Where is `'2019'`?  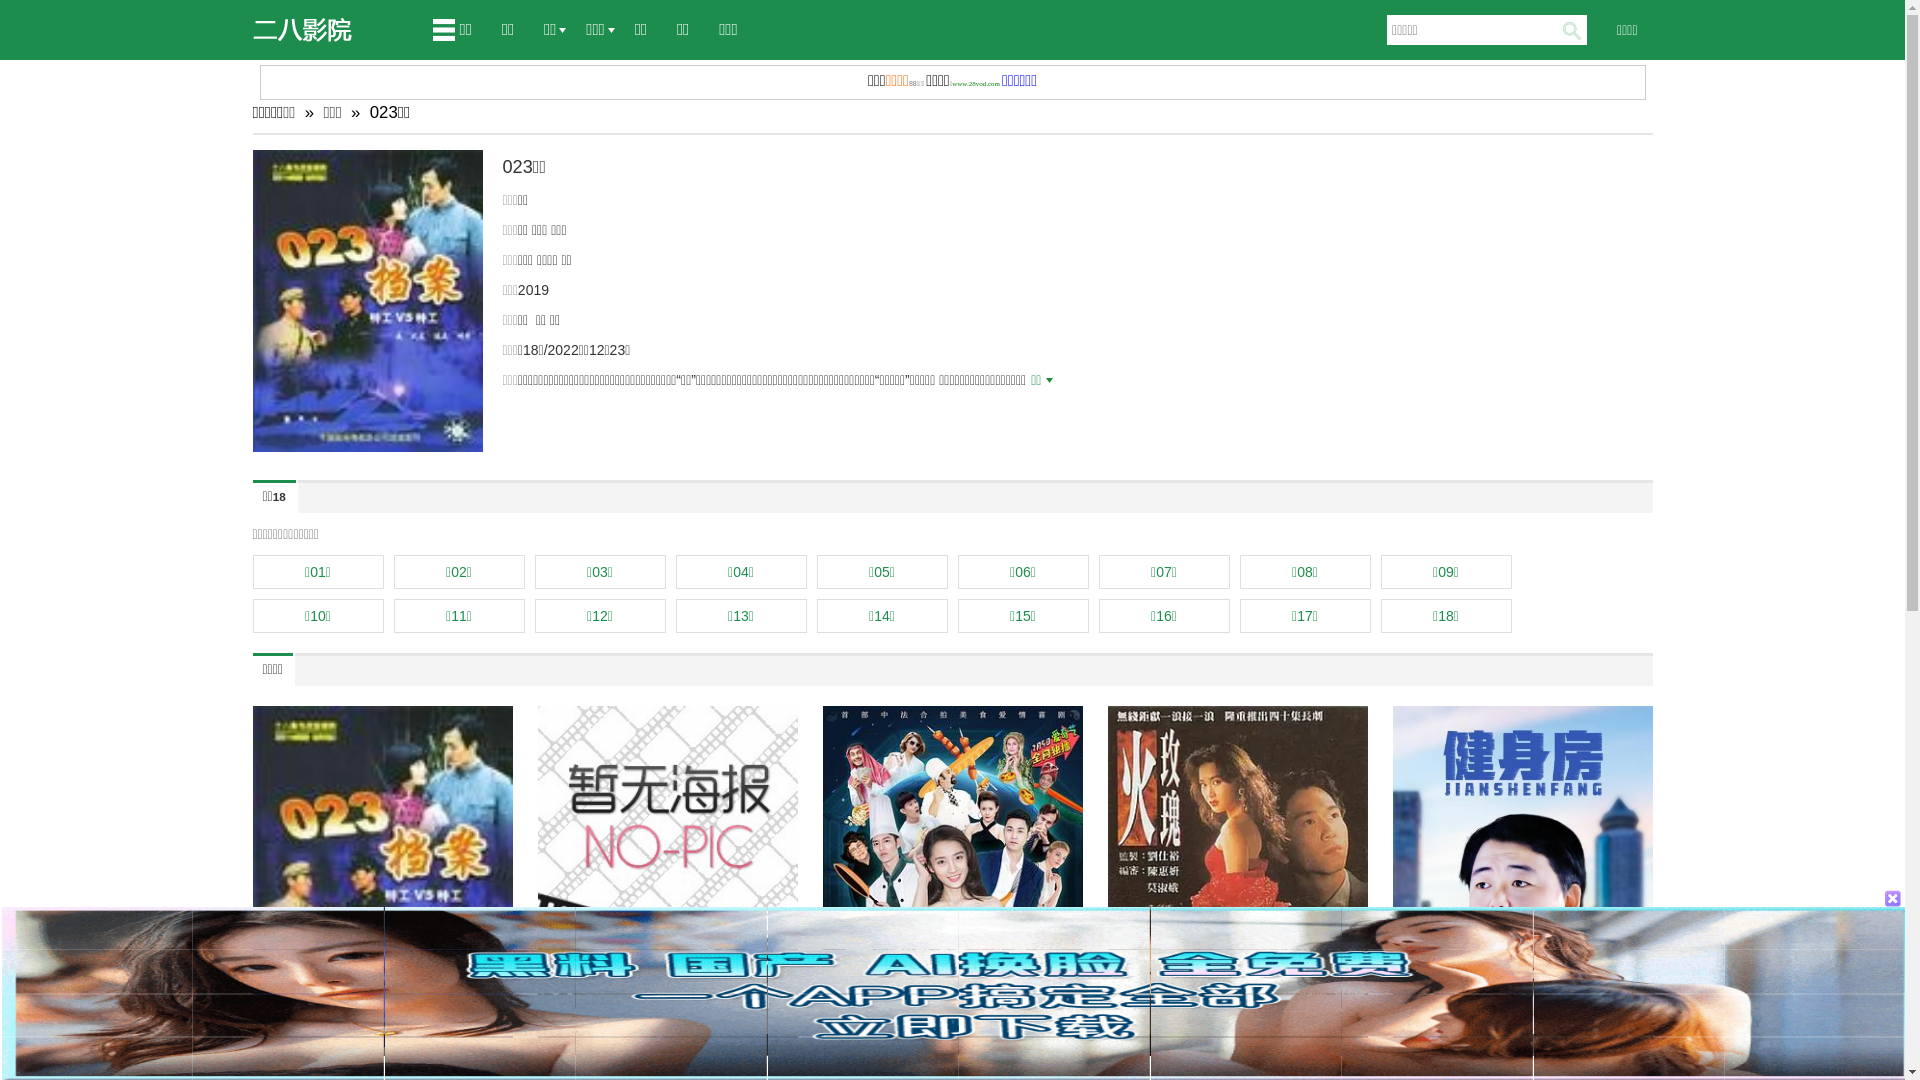
'2019' is located at coordinates (533, 289).